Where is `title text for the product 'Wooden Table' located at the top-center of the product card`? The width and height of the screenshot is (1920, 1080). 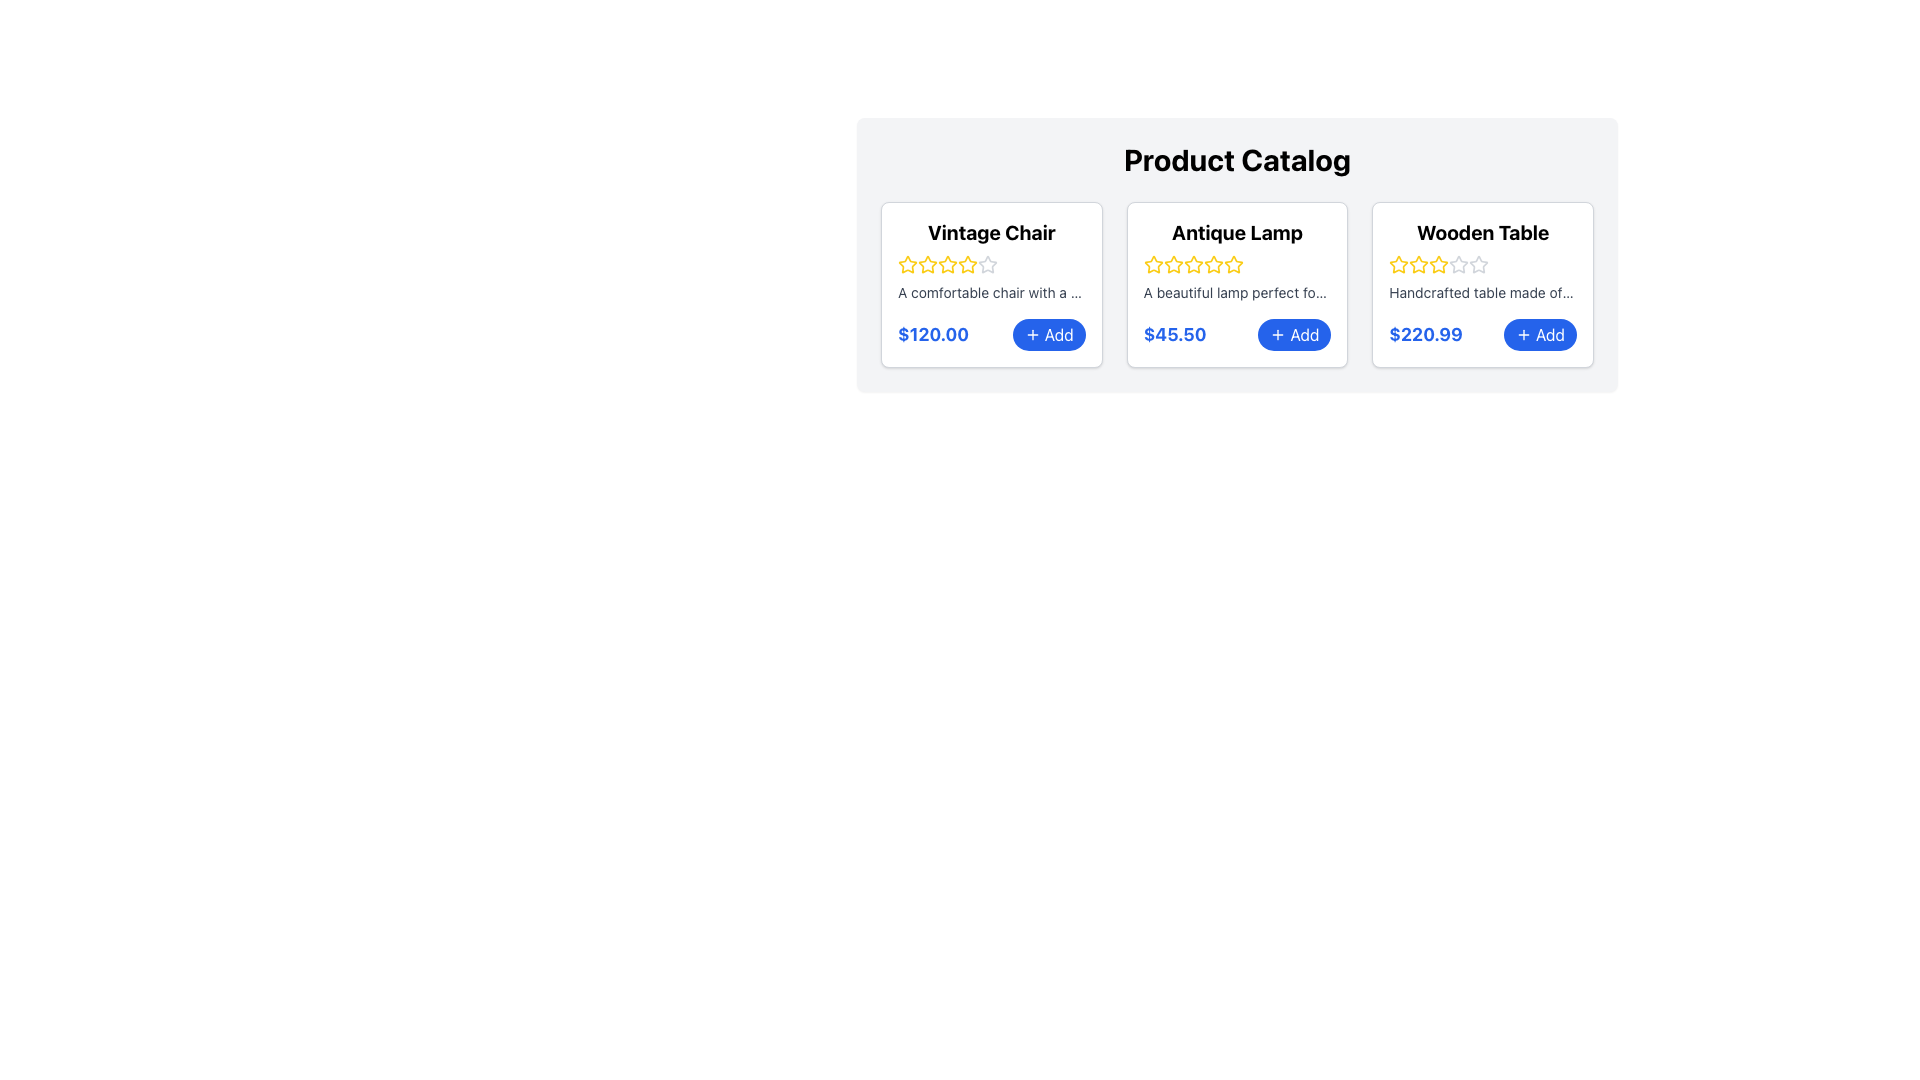 title text for the product 'Wooden Table' located at the top-center of the product card is located at coordinates (1483, 231).